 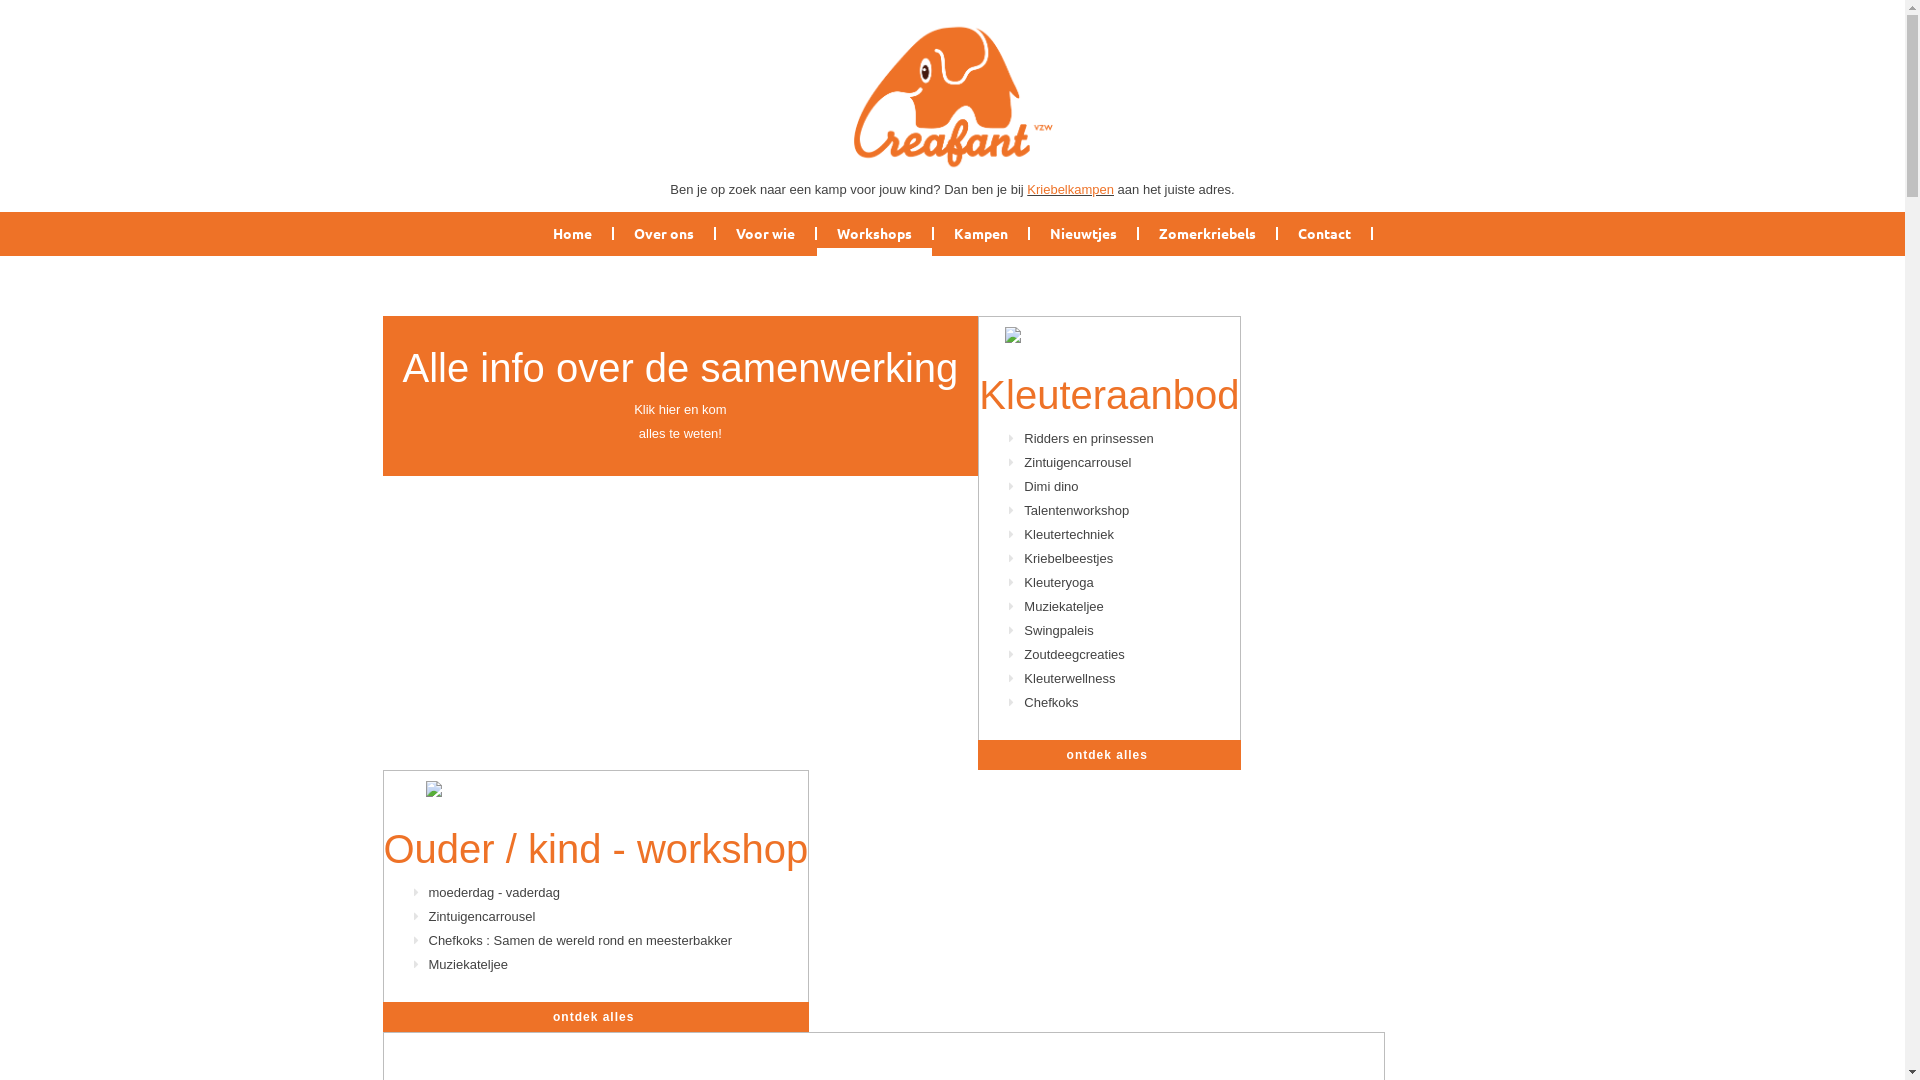 What do you see at coordinates (1083, 232) in the screenshot?
I see `'Nieuwtjes'` at bounding box center [1083, 232].